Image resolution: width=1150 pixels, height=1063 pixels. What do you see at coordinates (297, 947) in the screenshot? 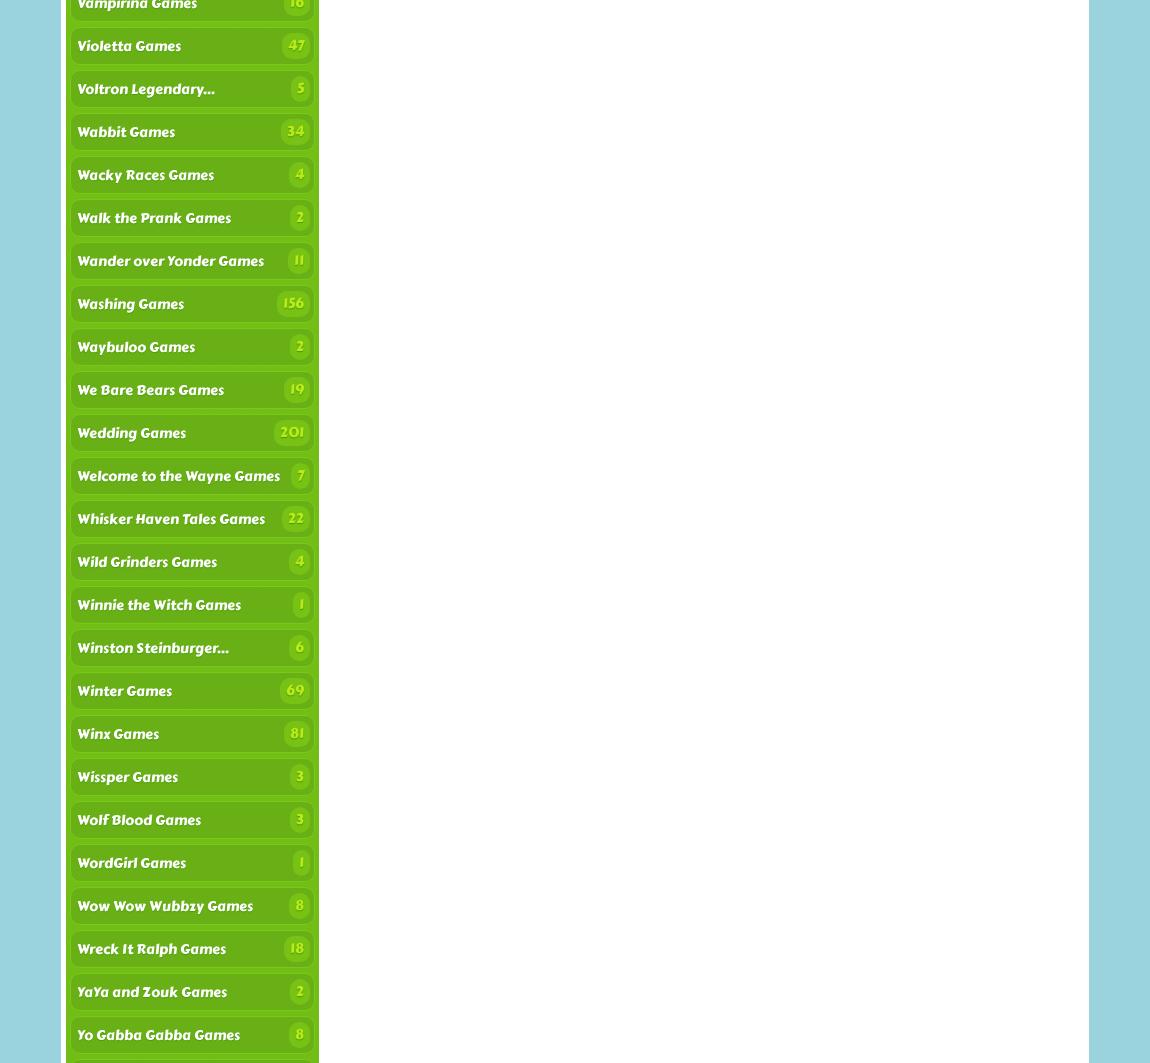
I see `'18'` at bounding box center [297, 947].